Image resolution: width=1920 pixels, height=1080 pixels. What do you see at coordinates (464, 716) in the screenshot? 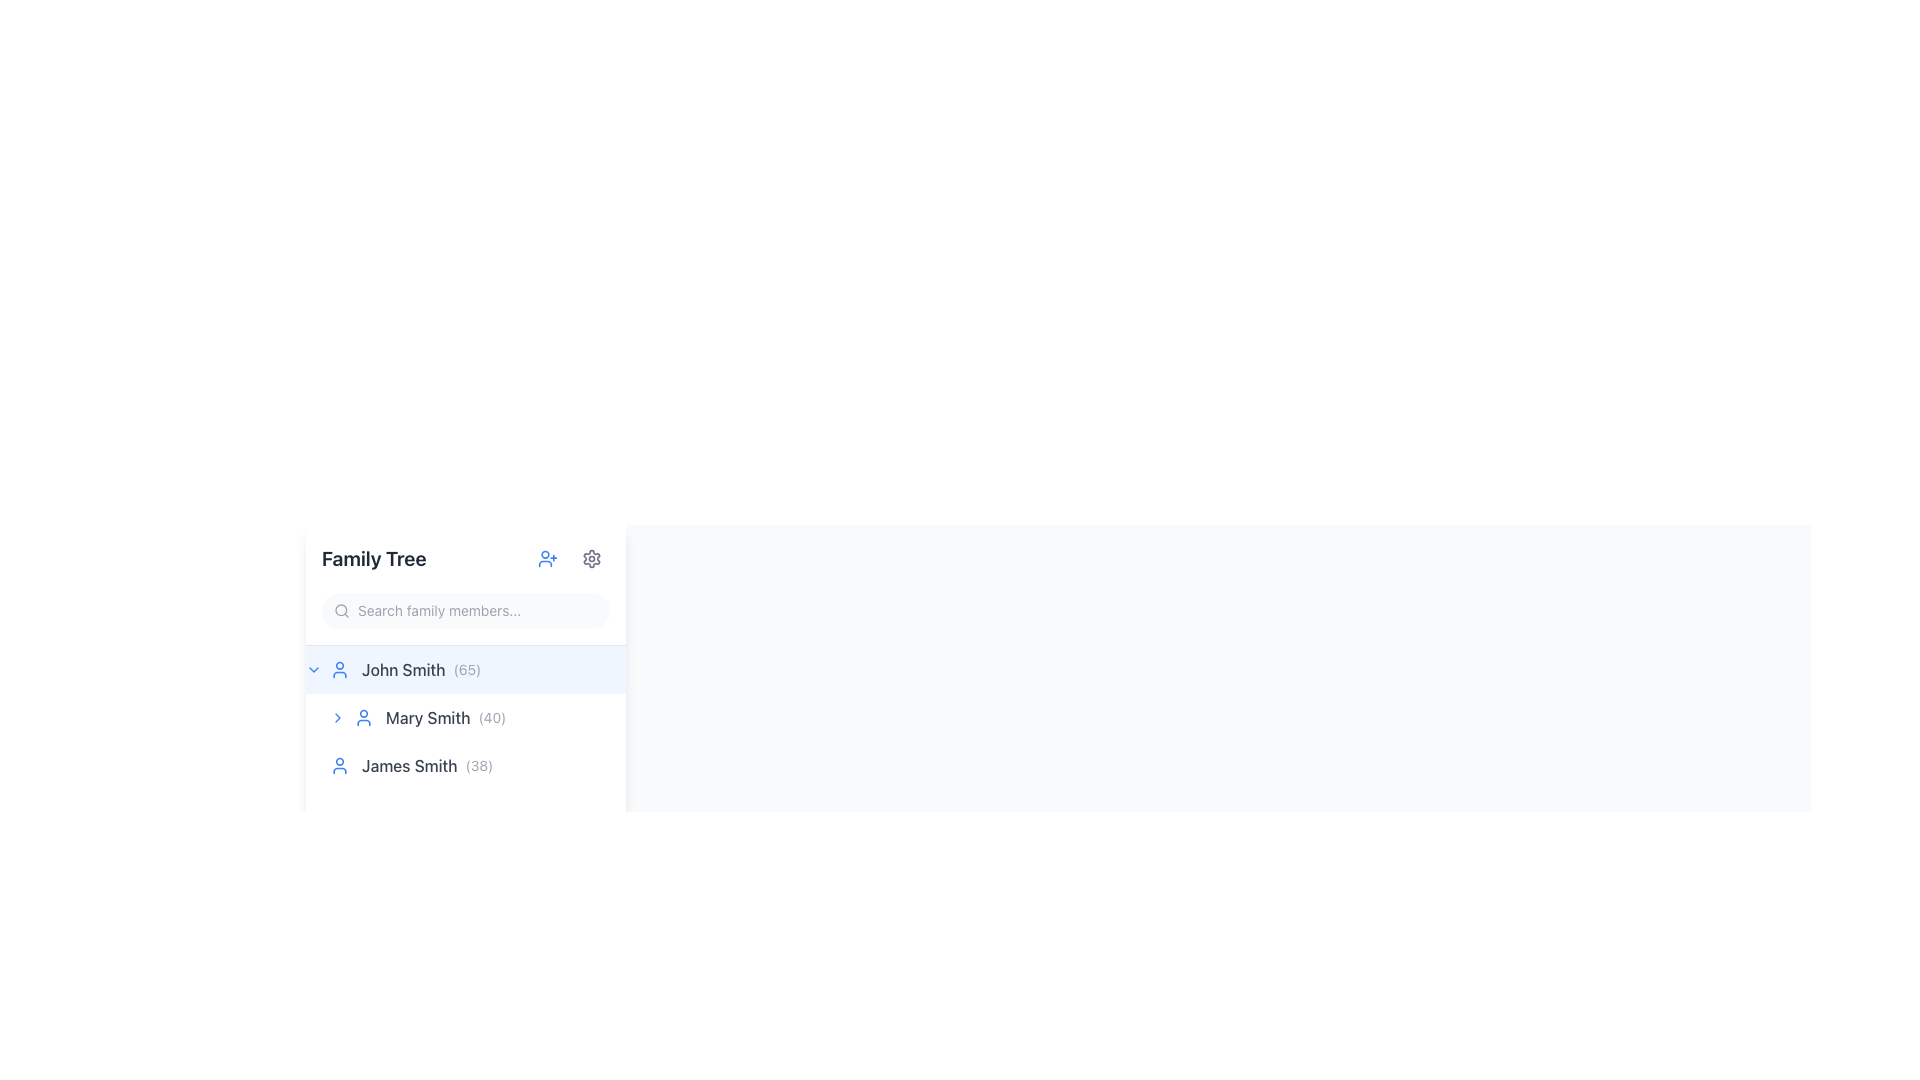
I see `the name 'Mary Smith' in the family member list under 'Family Tree'` at bounding box center [464, 716].